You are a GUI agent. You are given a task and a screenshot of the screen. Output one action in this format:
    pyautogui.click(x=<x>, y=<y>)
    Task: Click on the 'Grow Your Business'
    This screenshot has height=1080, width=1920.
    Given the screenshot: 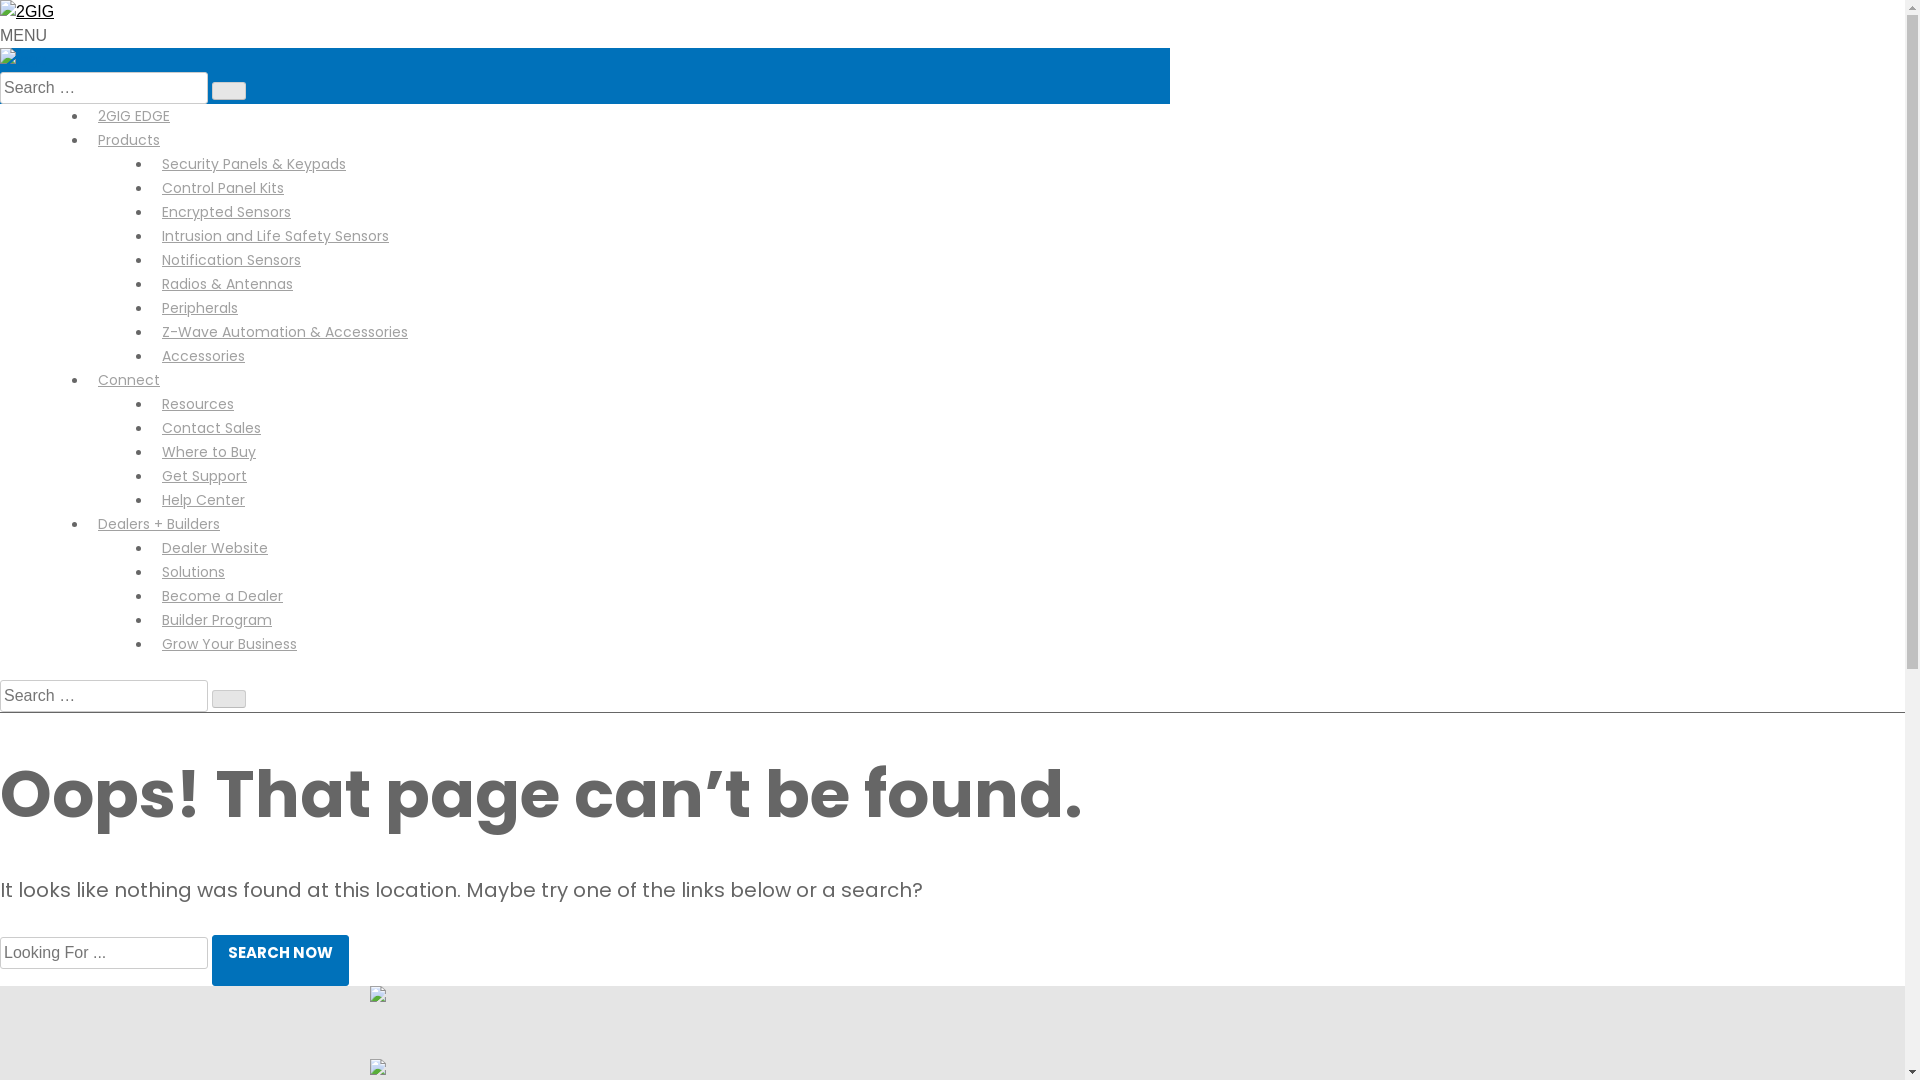 What is the action you would take?
    pyautogui.click(x=229, y=644)
    